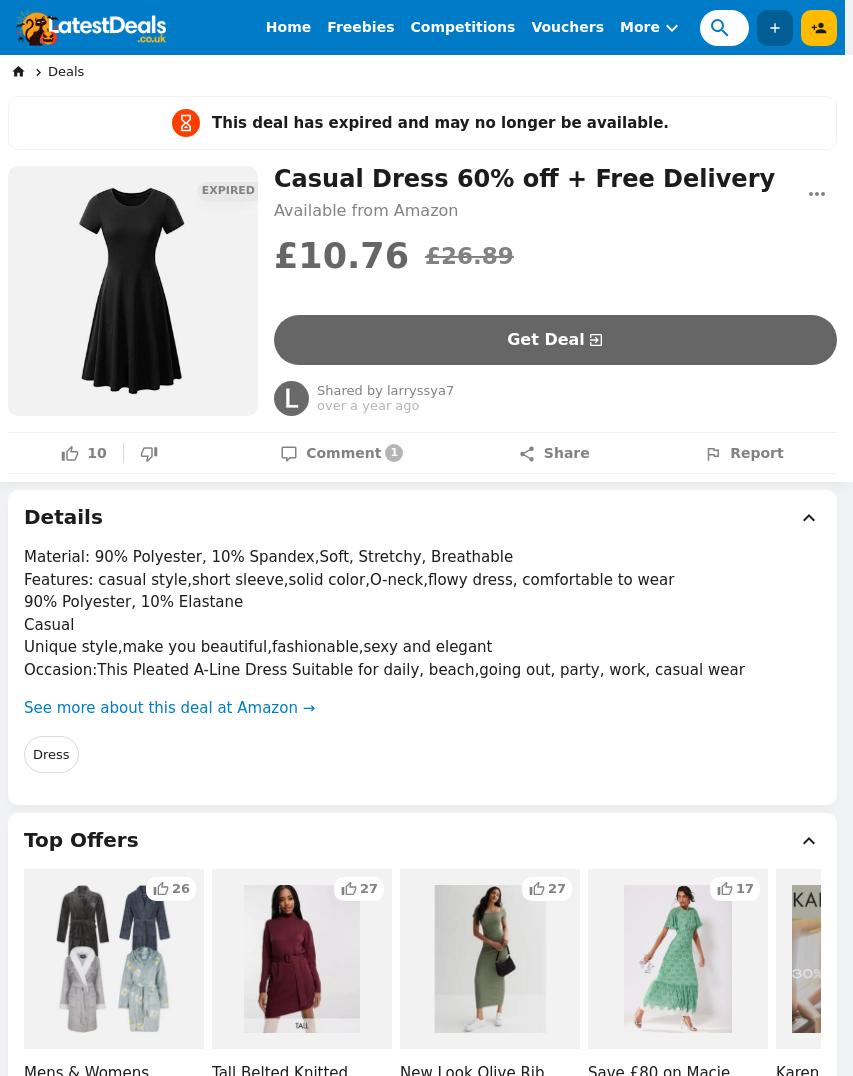 The height and width of the screenshot is (1076, 853). What do you see at coordinates (51, 752) in the screenshot?
I see `'Dress'` at bounding box center [51, 752].